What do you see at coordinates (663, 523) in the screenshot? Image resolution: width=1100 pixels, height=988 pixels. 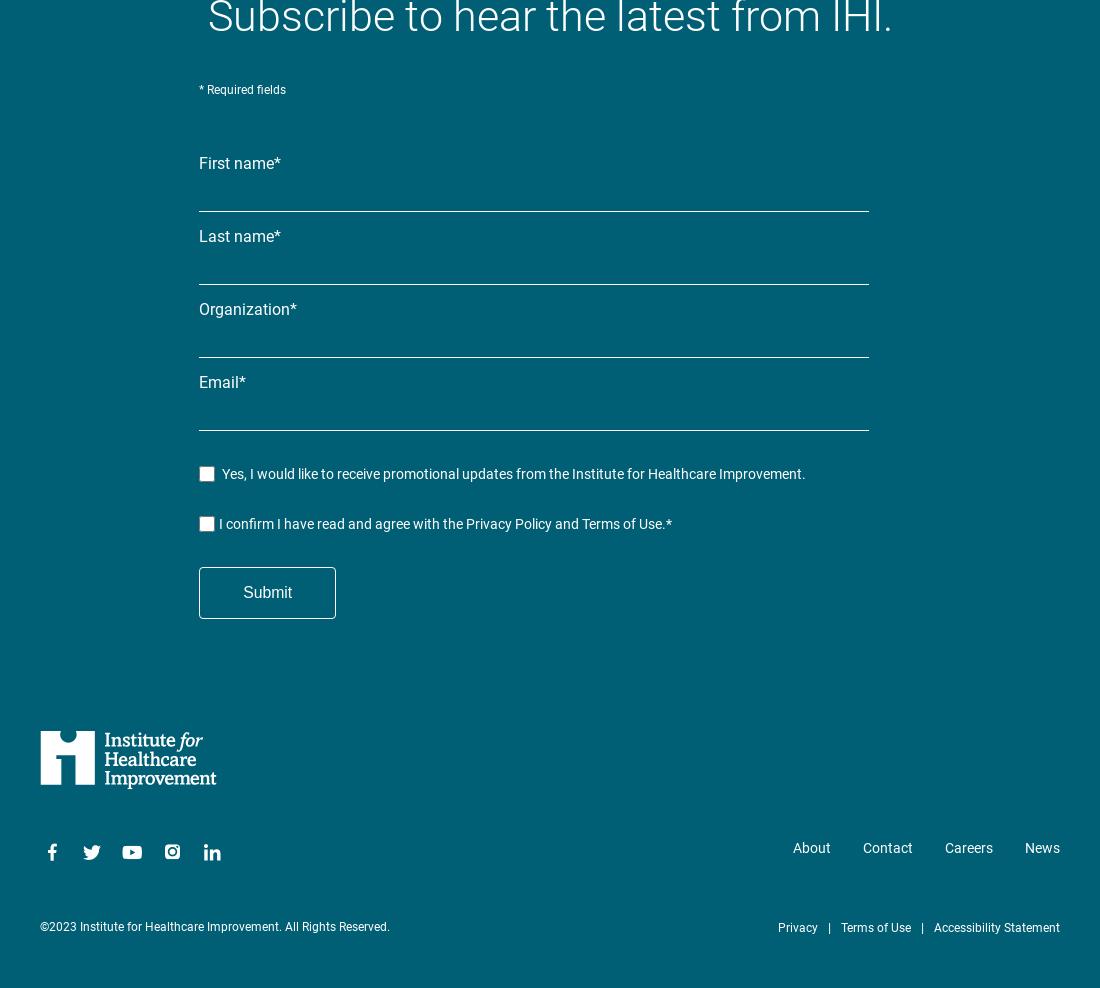 I see `'.'` at bounding box center [663, 523].